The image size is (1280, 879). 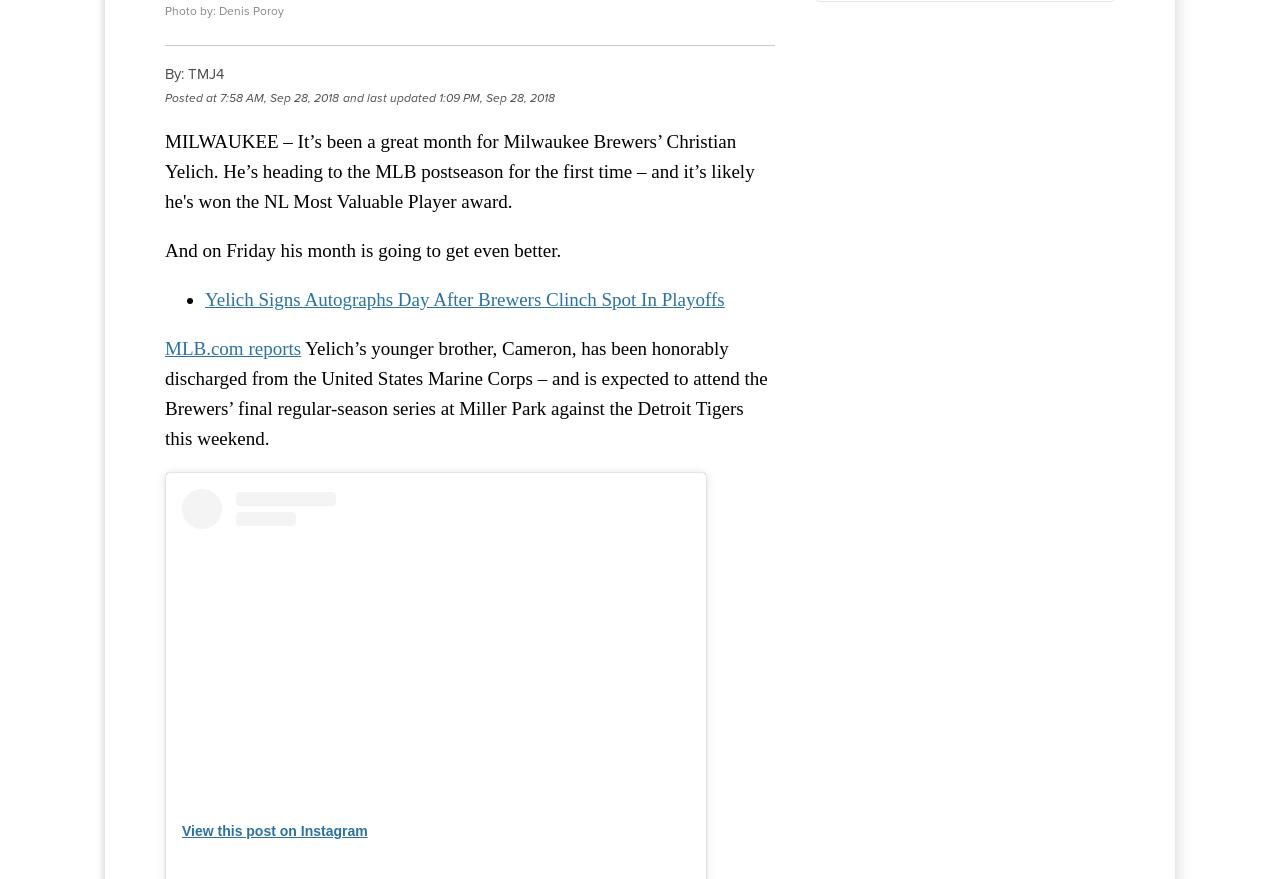 What do you see at coordinates (190, 97) in the screenshot?
I see `'Posted at'` at bounding box center [190, 97].